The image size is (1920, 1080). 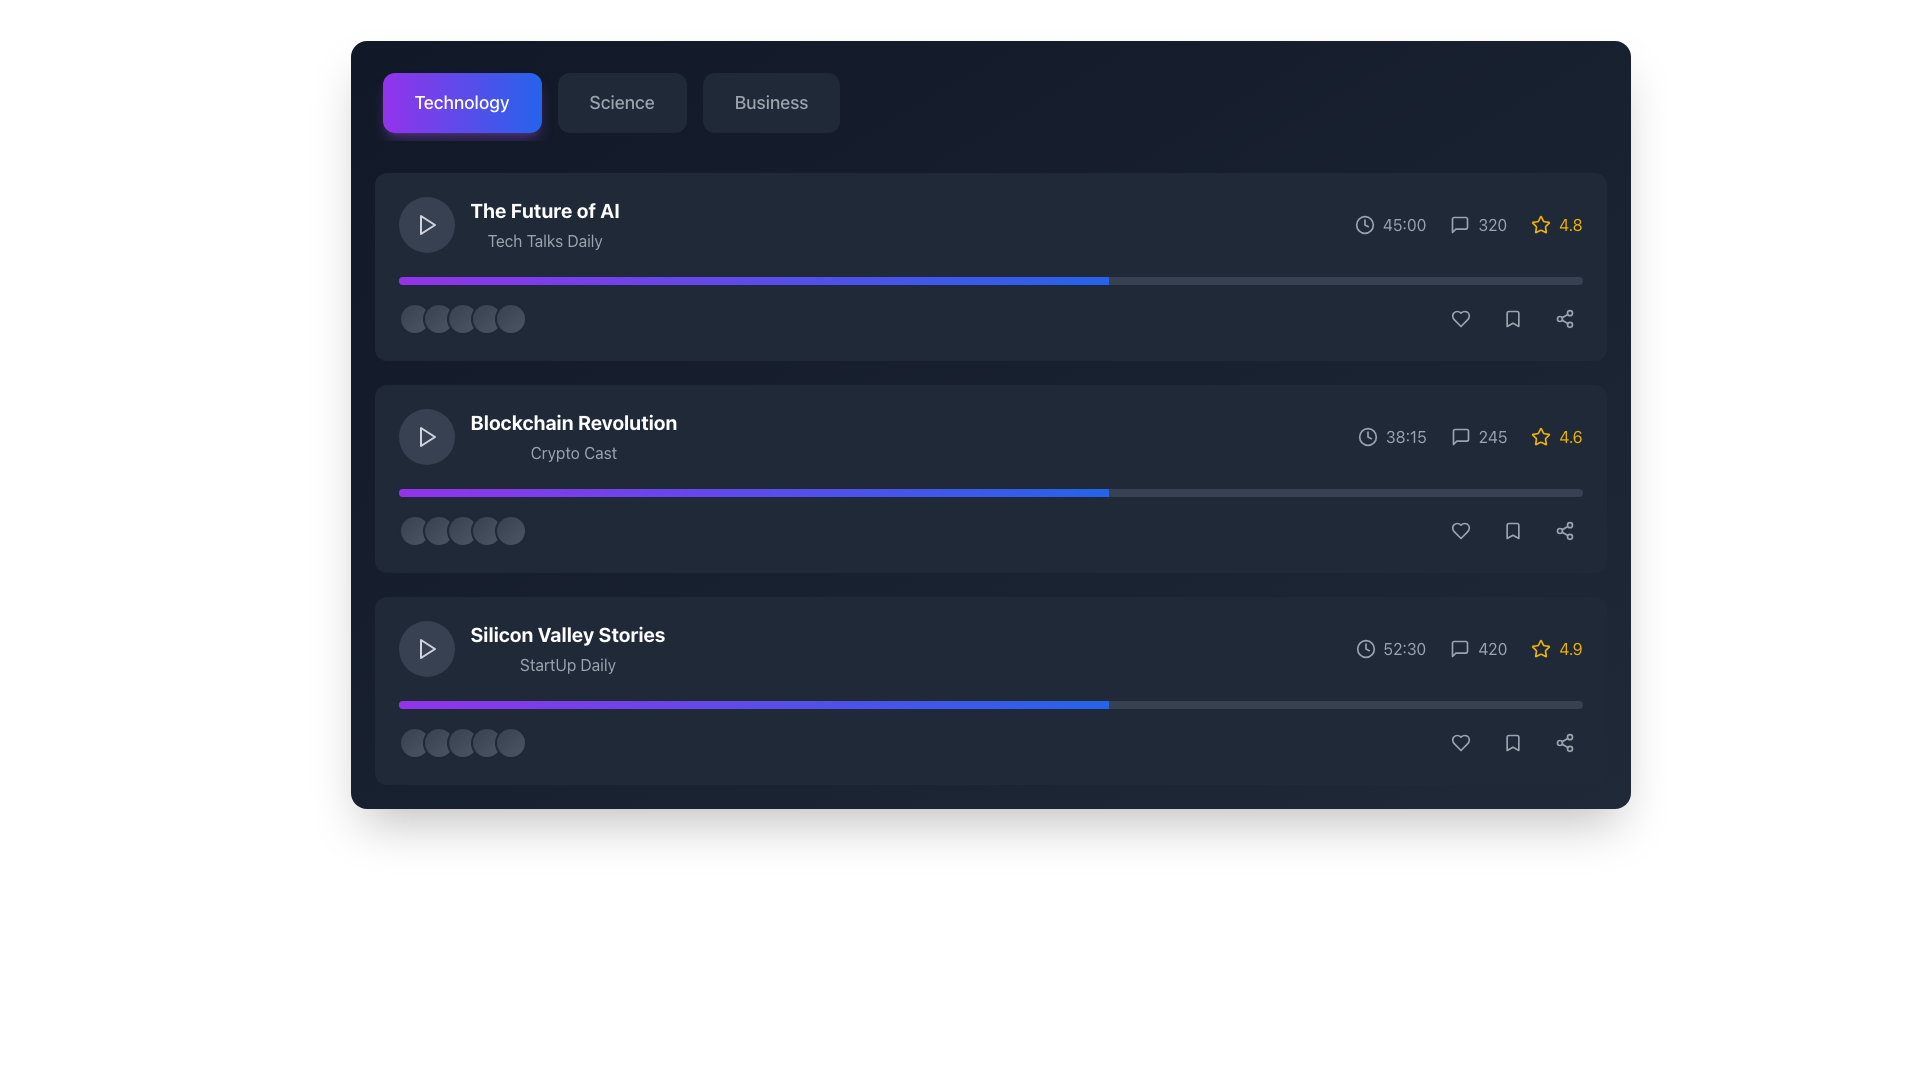 I want to click on the text label that displays the rating value for the associated content, located to the right of a star icon within the second content card, so click(x=1569, y=435).